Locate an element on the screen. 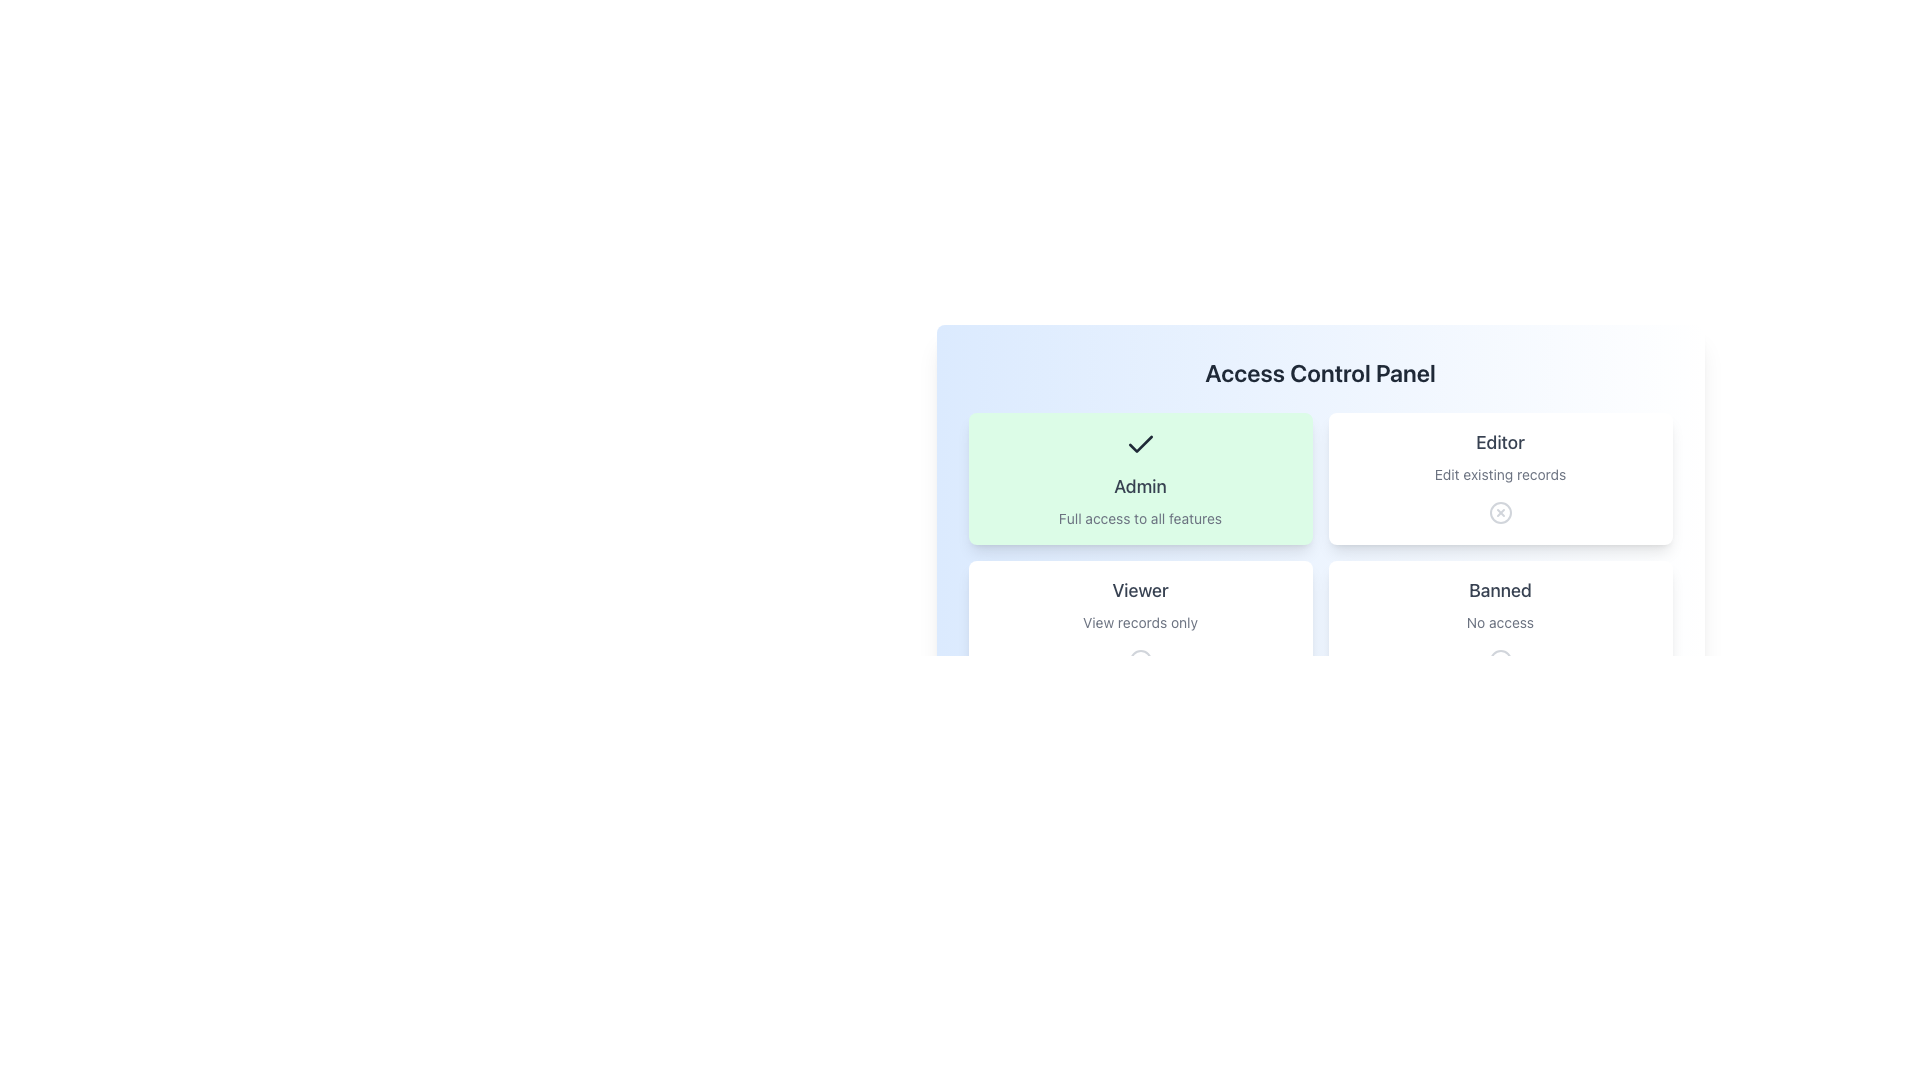 The width and height of the screenshot is (1920, 1080). the access restriction label that indicates a restricted or banned status, positioned above the 'No access' text in the access control interface is located at coordinates (1500, 589).